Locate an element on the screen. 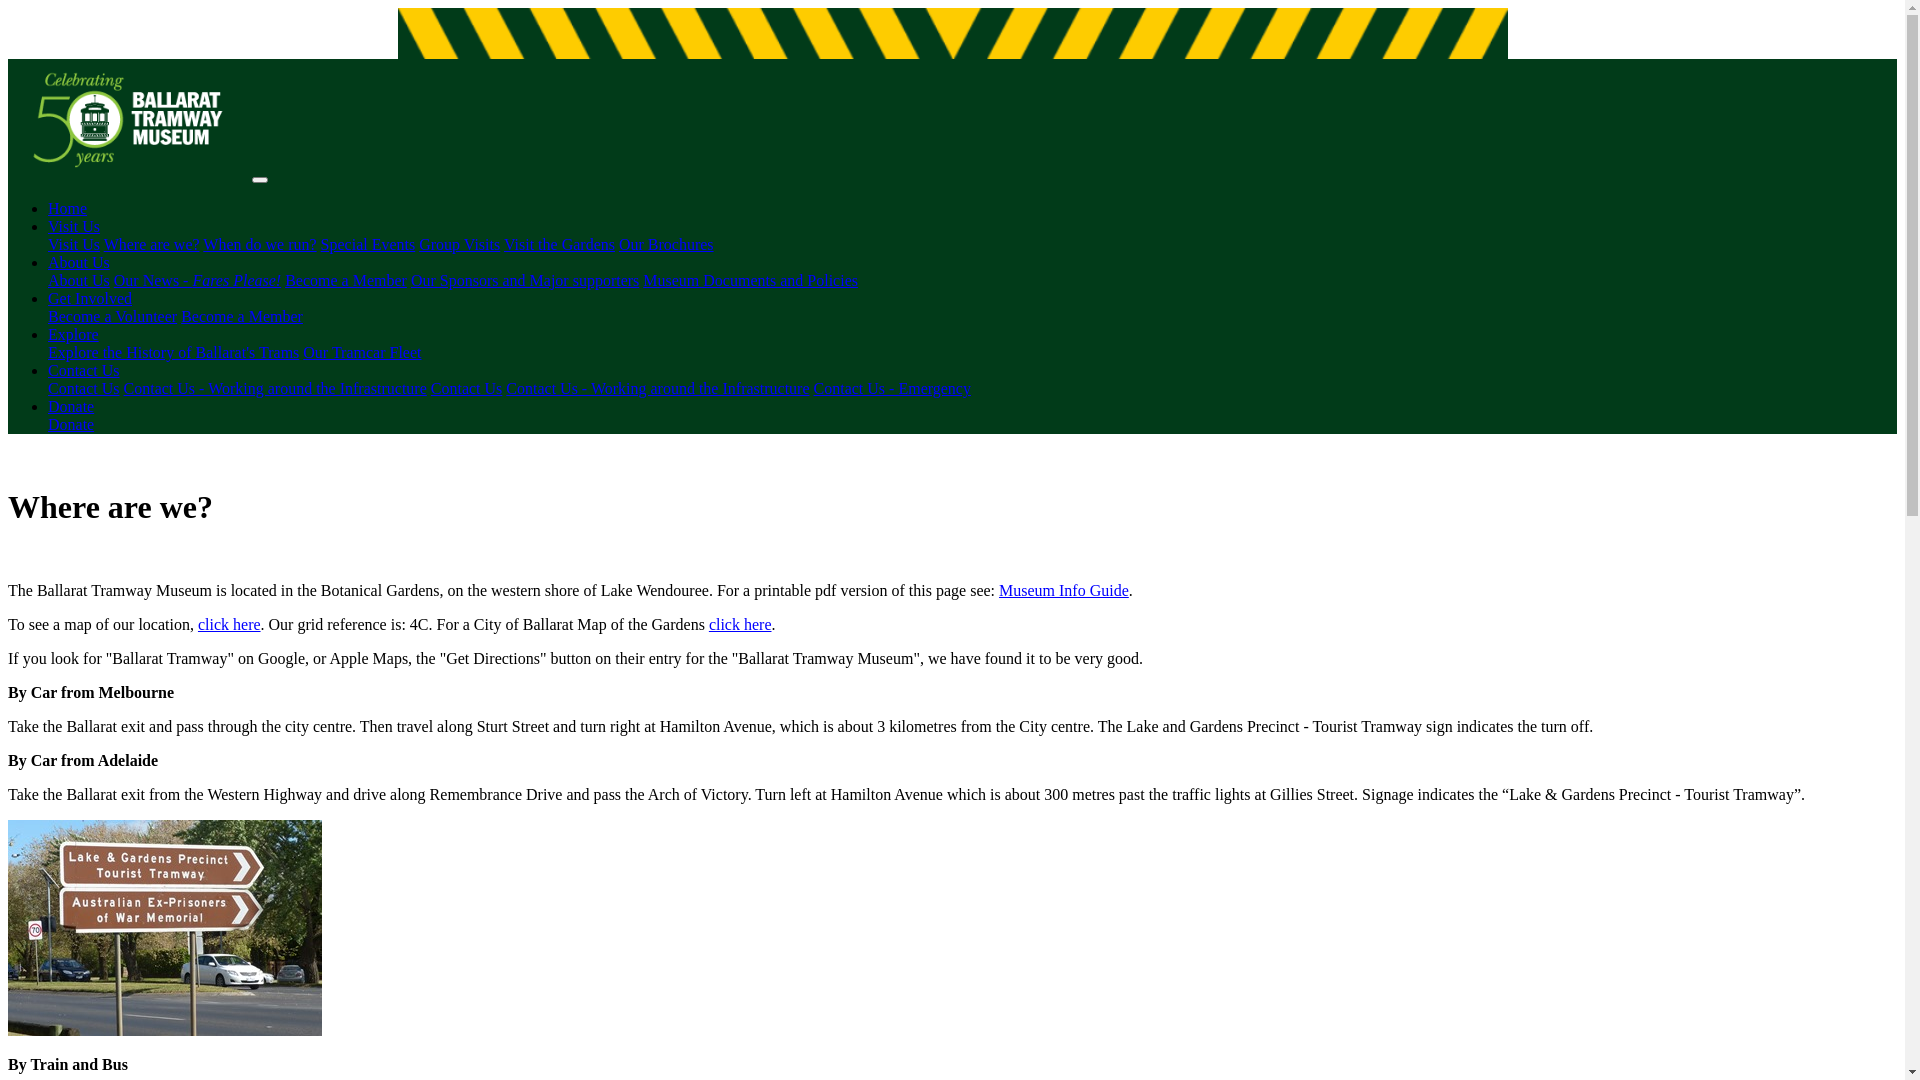 This screenshot has height=1080, width=1920. 'Contact Us' is located at coordinates (465, 388).